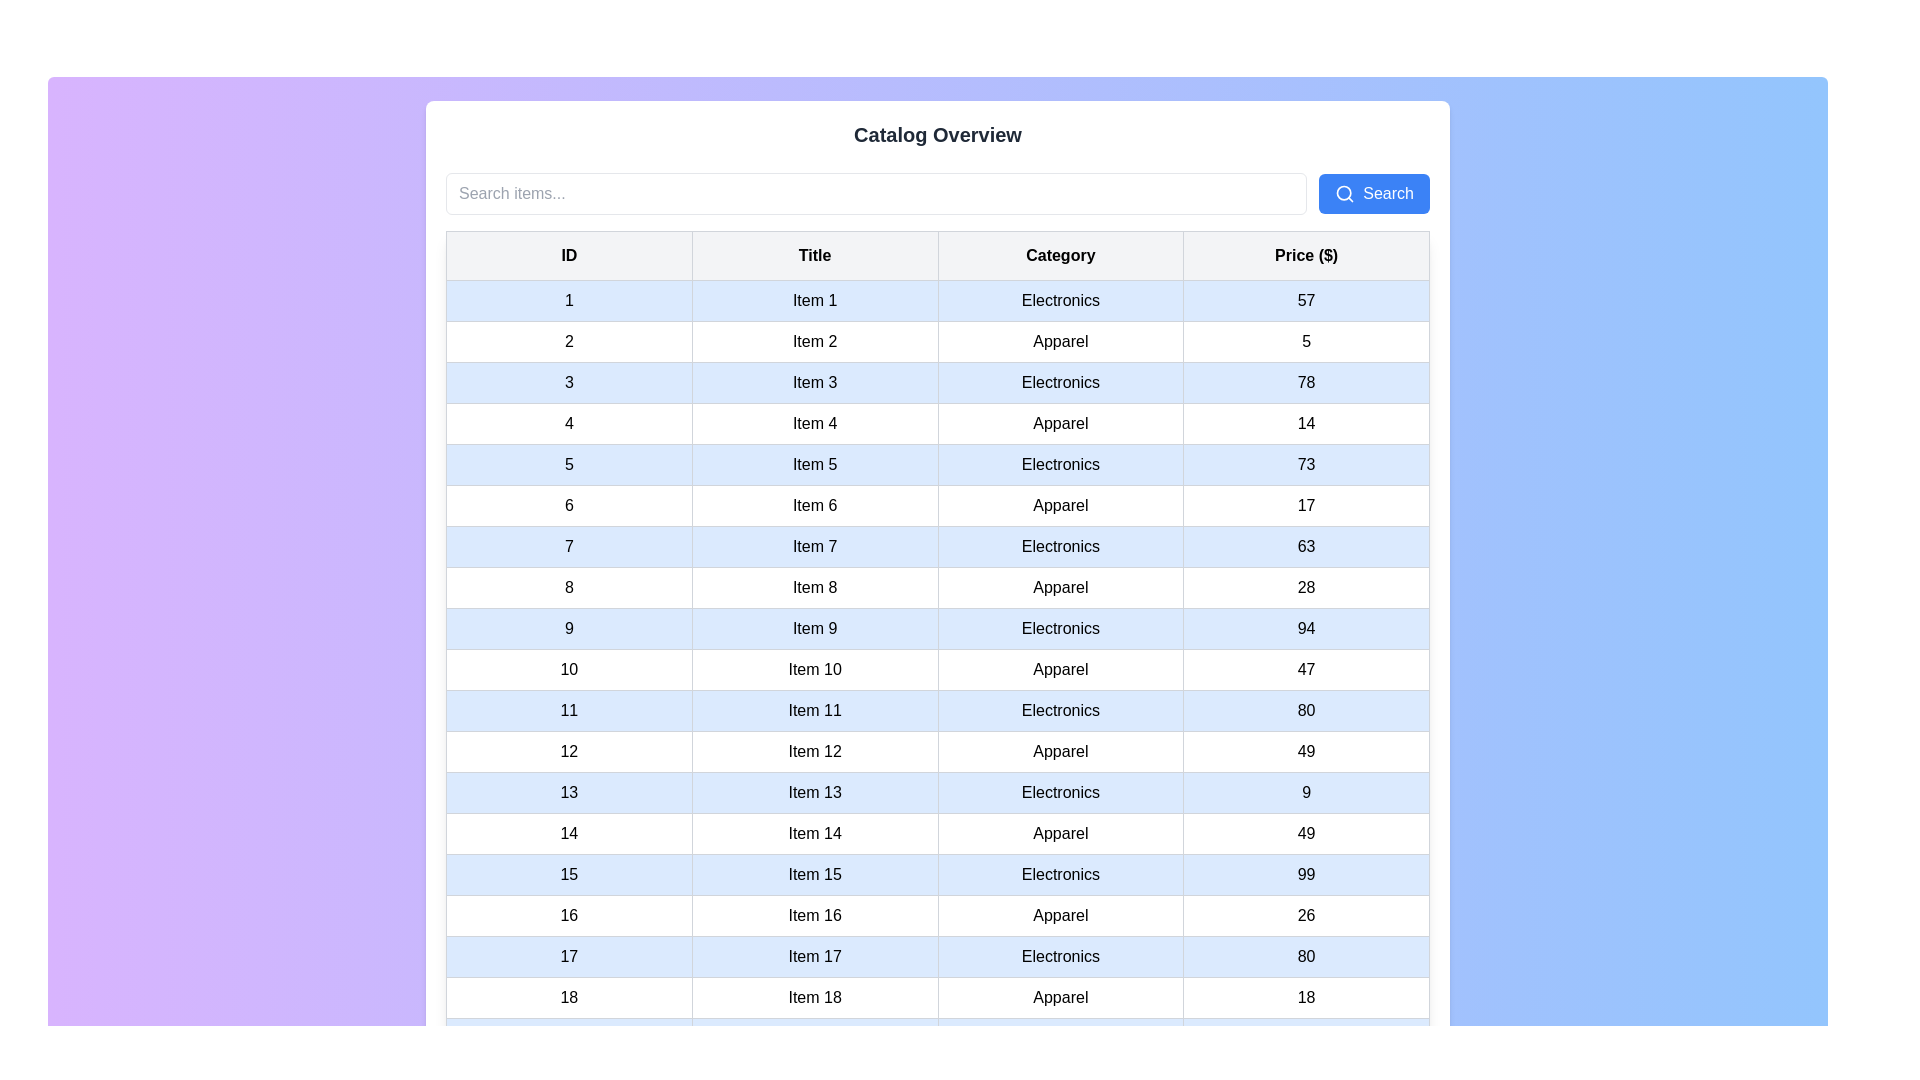 This screenshot has width=1920, height=1080. Describe the element at coordinates (568, 423) in the screenshot. I see `the table cell displaying the unique identifier in the 'ID' column located in the fourth row, which has a white background` at that location.